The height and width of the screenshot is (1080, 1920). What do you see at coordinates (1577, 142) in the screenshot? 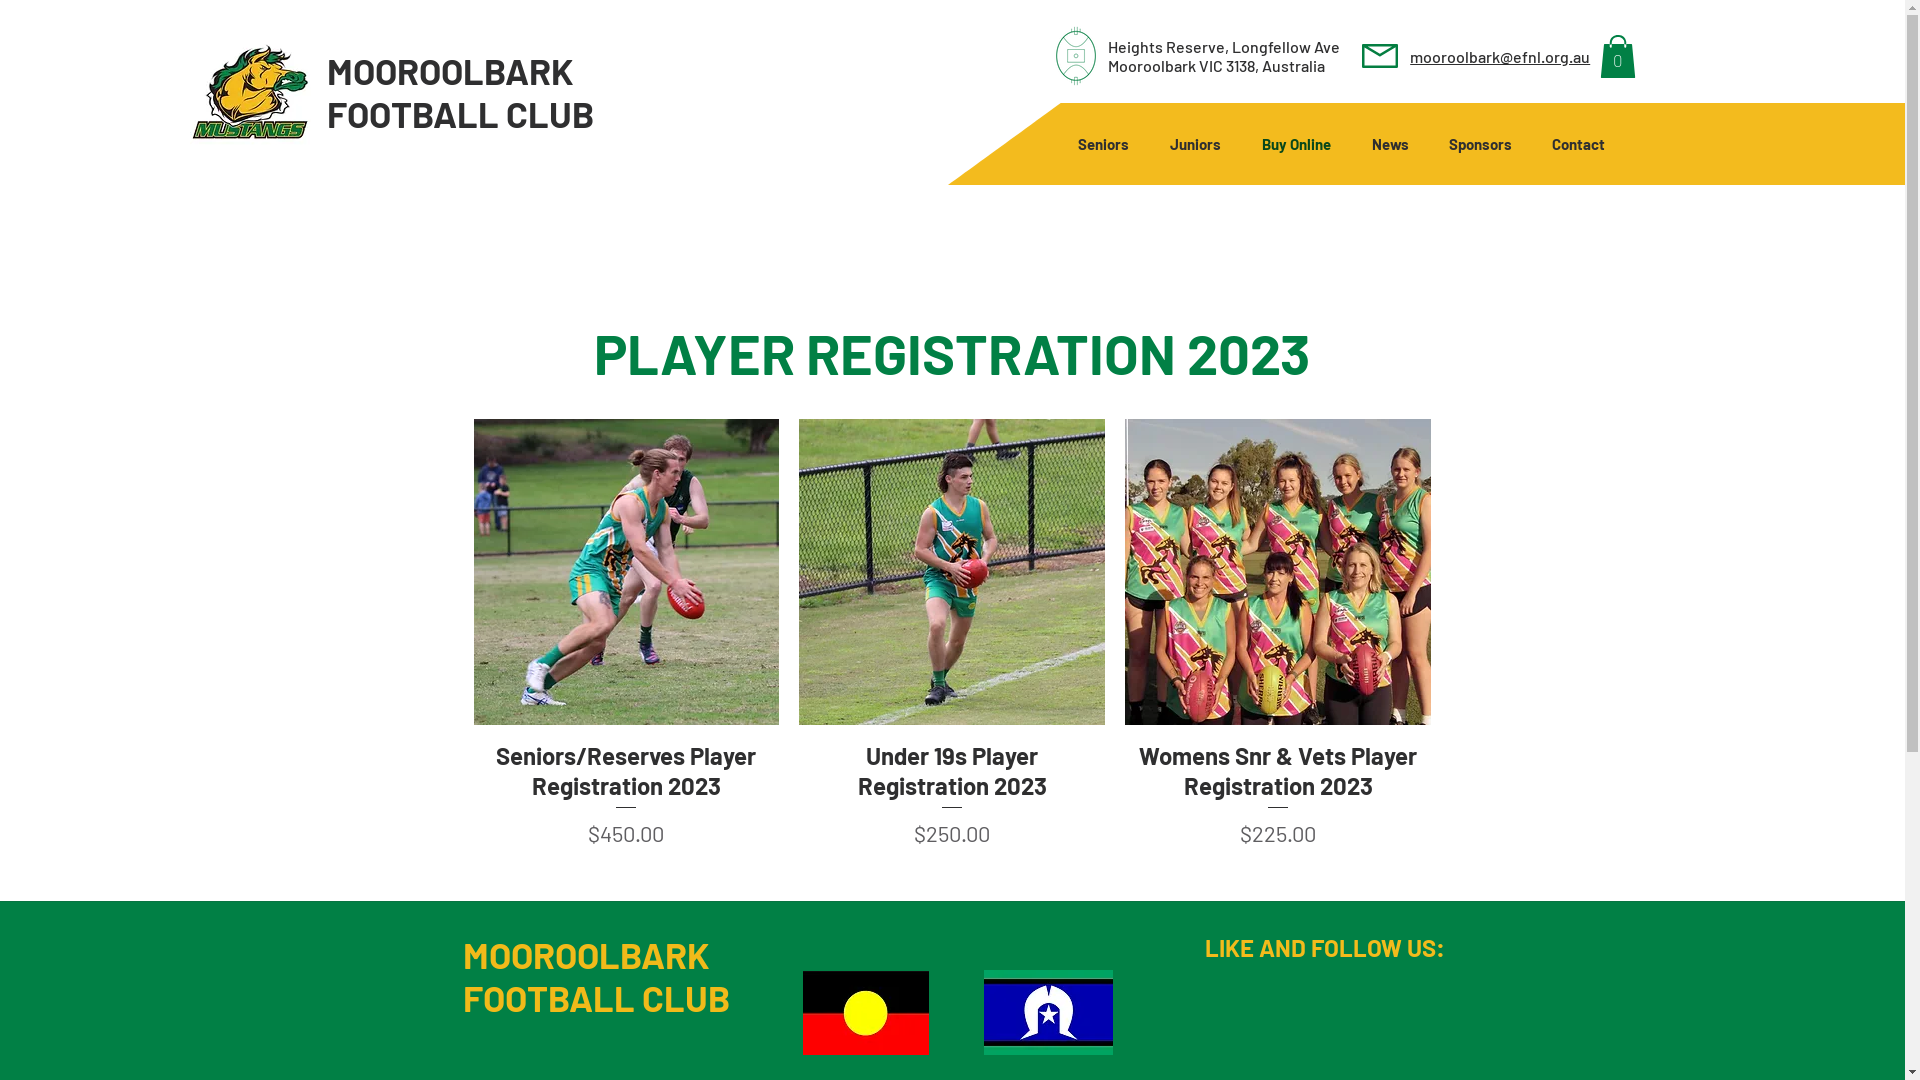
I see `'Contact'` at bounding box center [1577, 142].